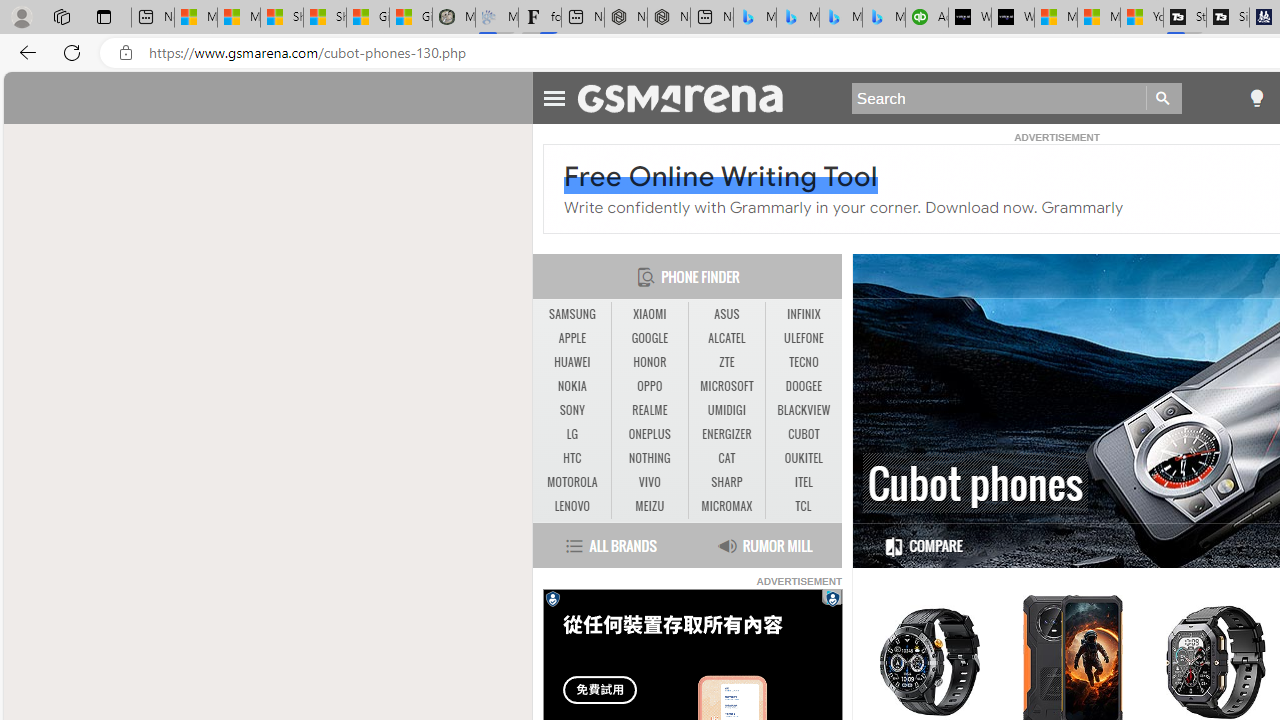 The width and height of the screenshot is (1280, 720). I want to click on 'Accounting Software for Accountants, CPAs and Bookkeepers', so click(926, 17).